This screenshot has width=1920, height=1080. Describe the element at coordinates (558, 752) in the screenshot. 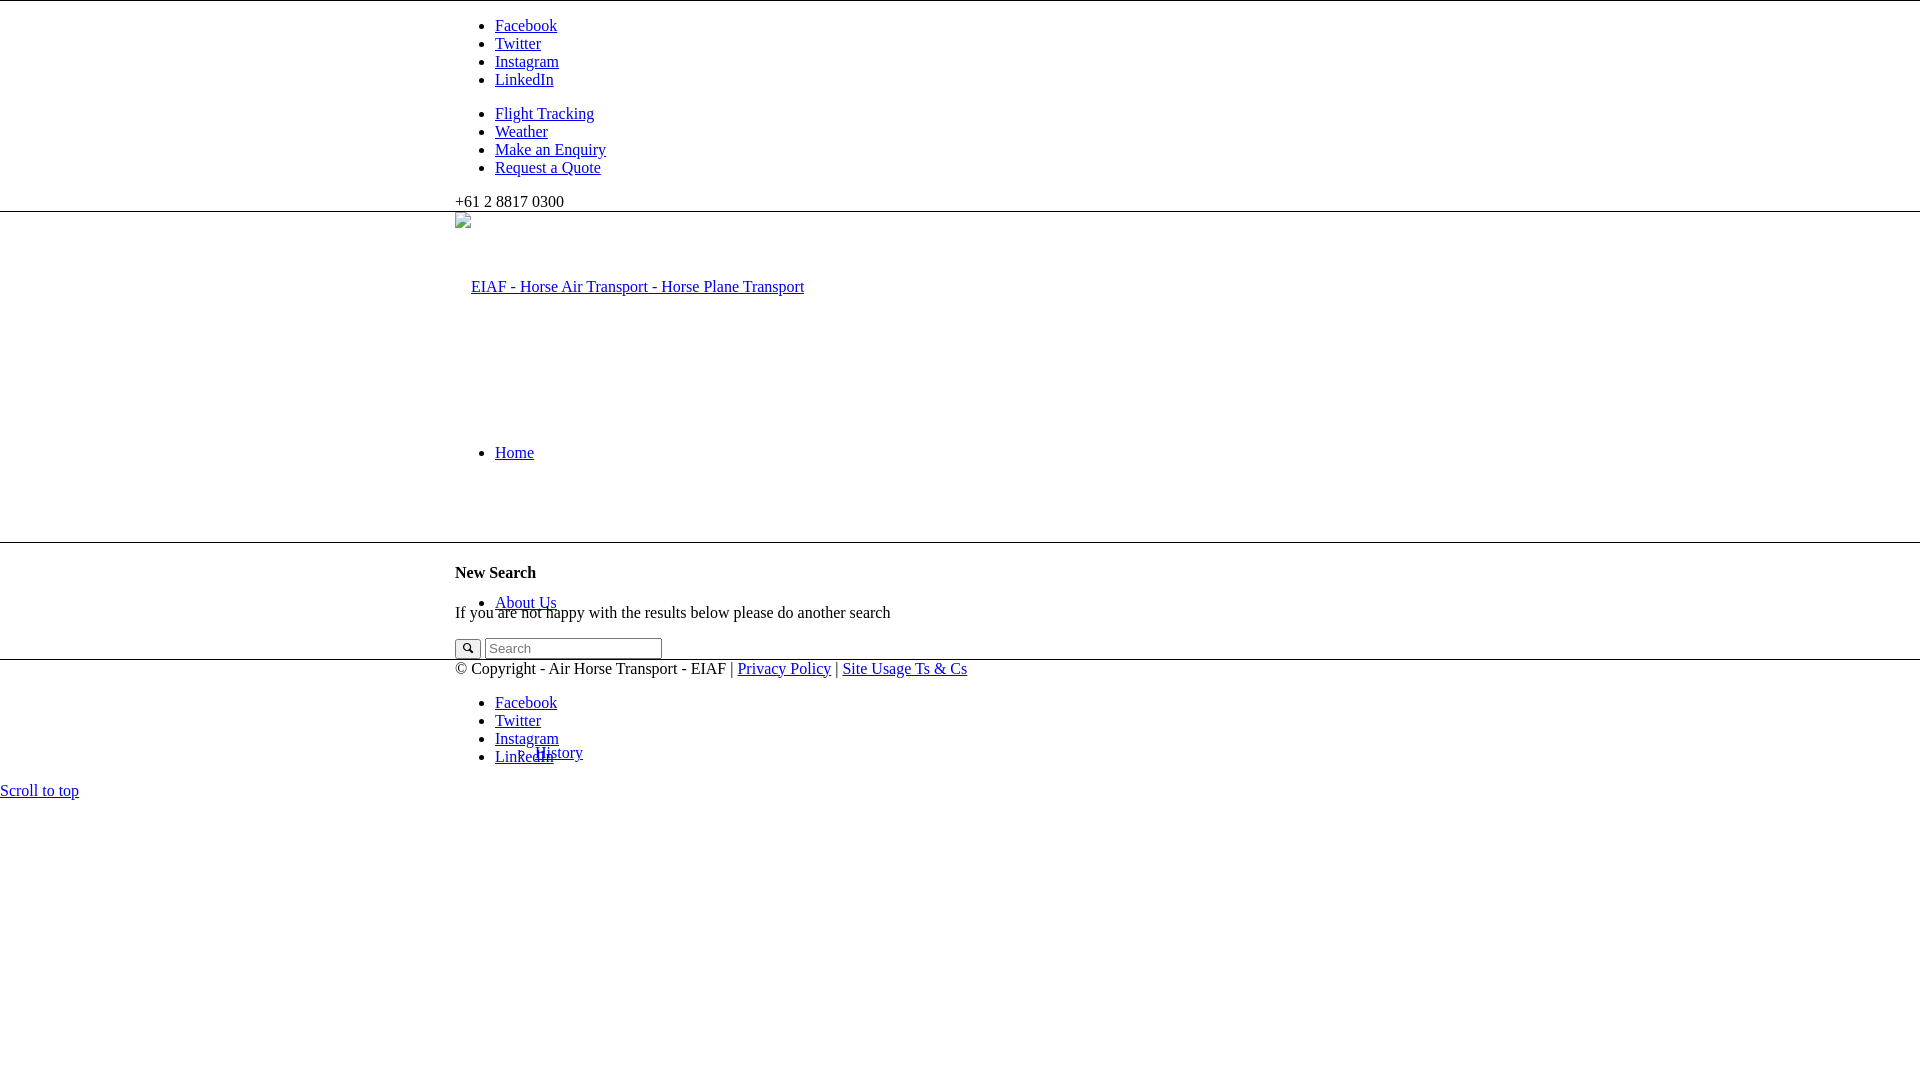

I see `'History'` at that location.